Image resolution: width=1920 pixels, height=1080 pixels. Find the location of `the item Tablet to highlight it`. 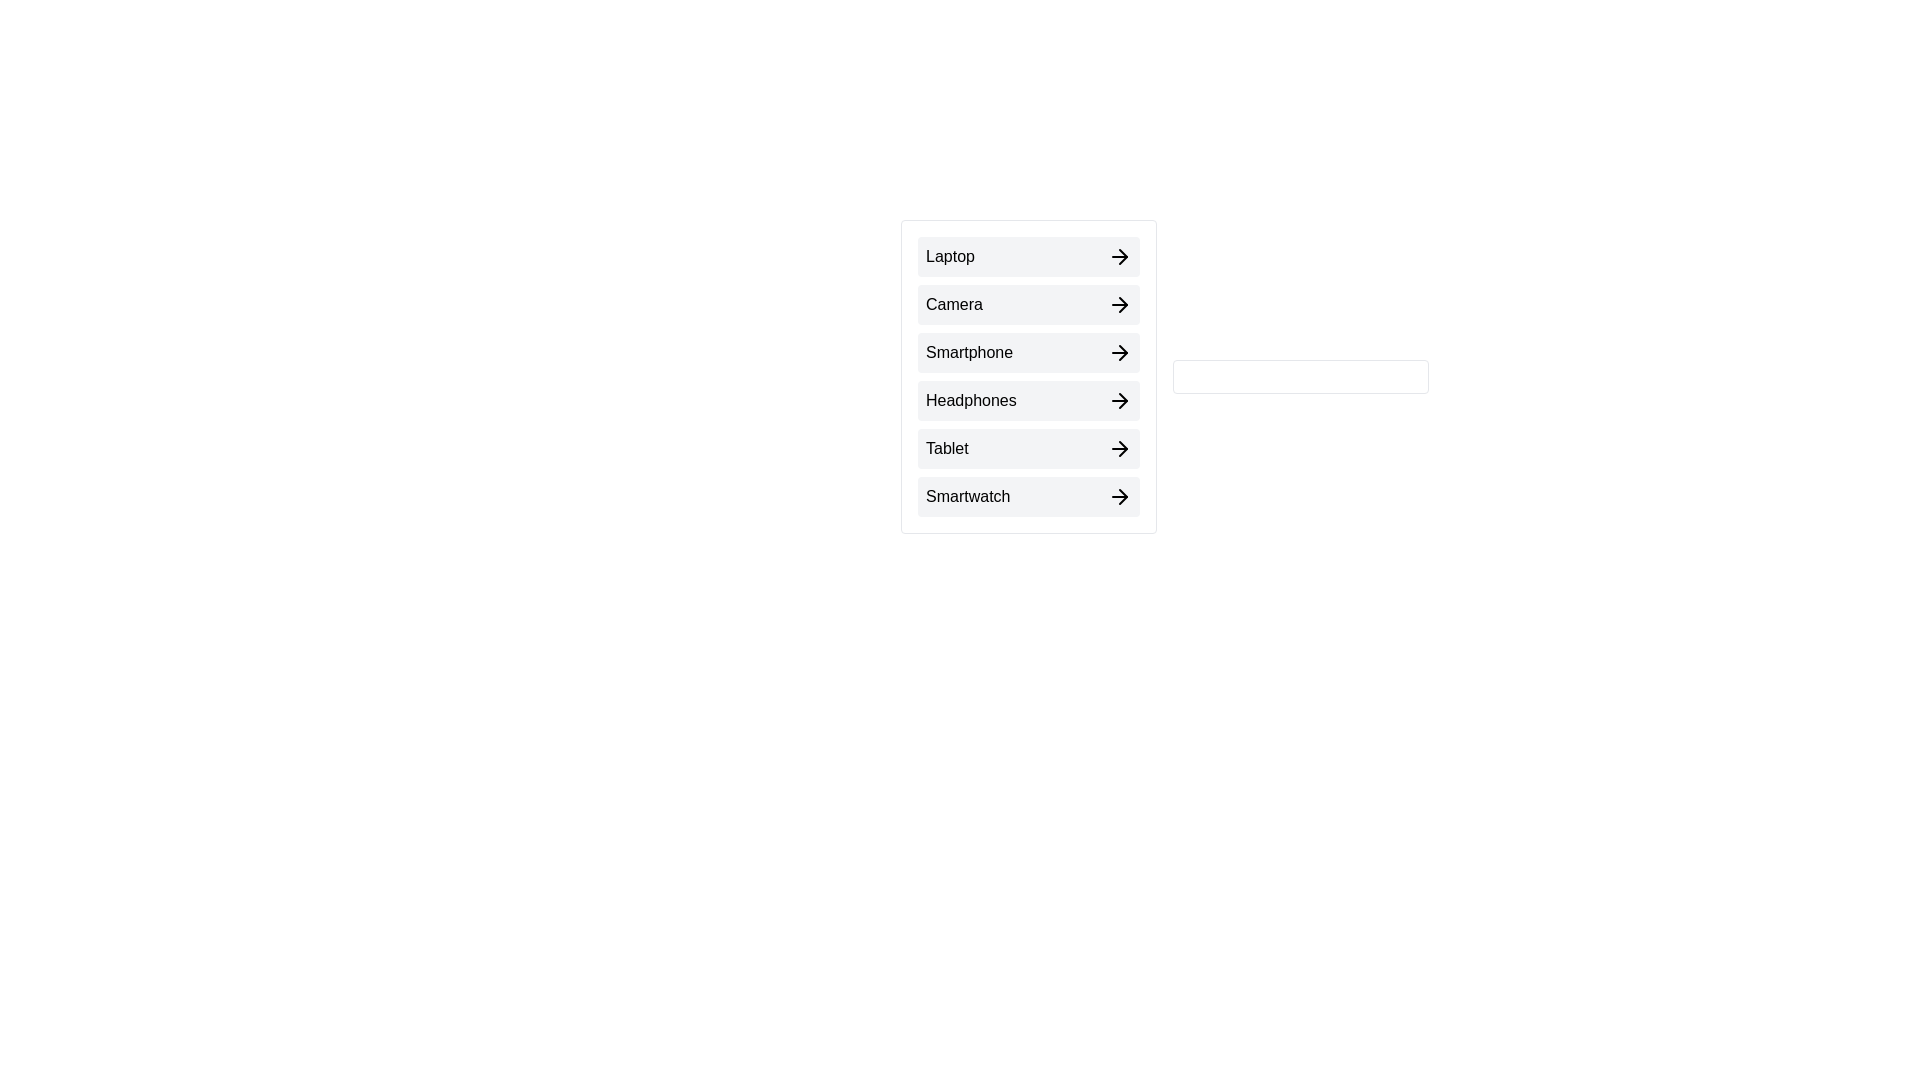

the item Tablet to highlight it is located at coordinates (1028, 447).